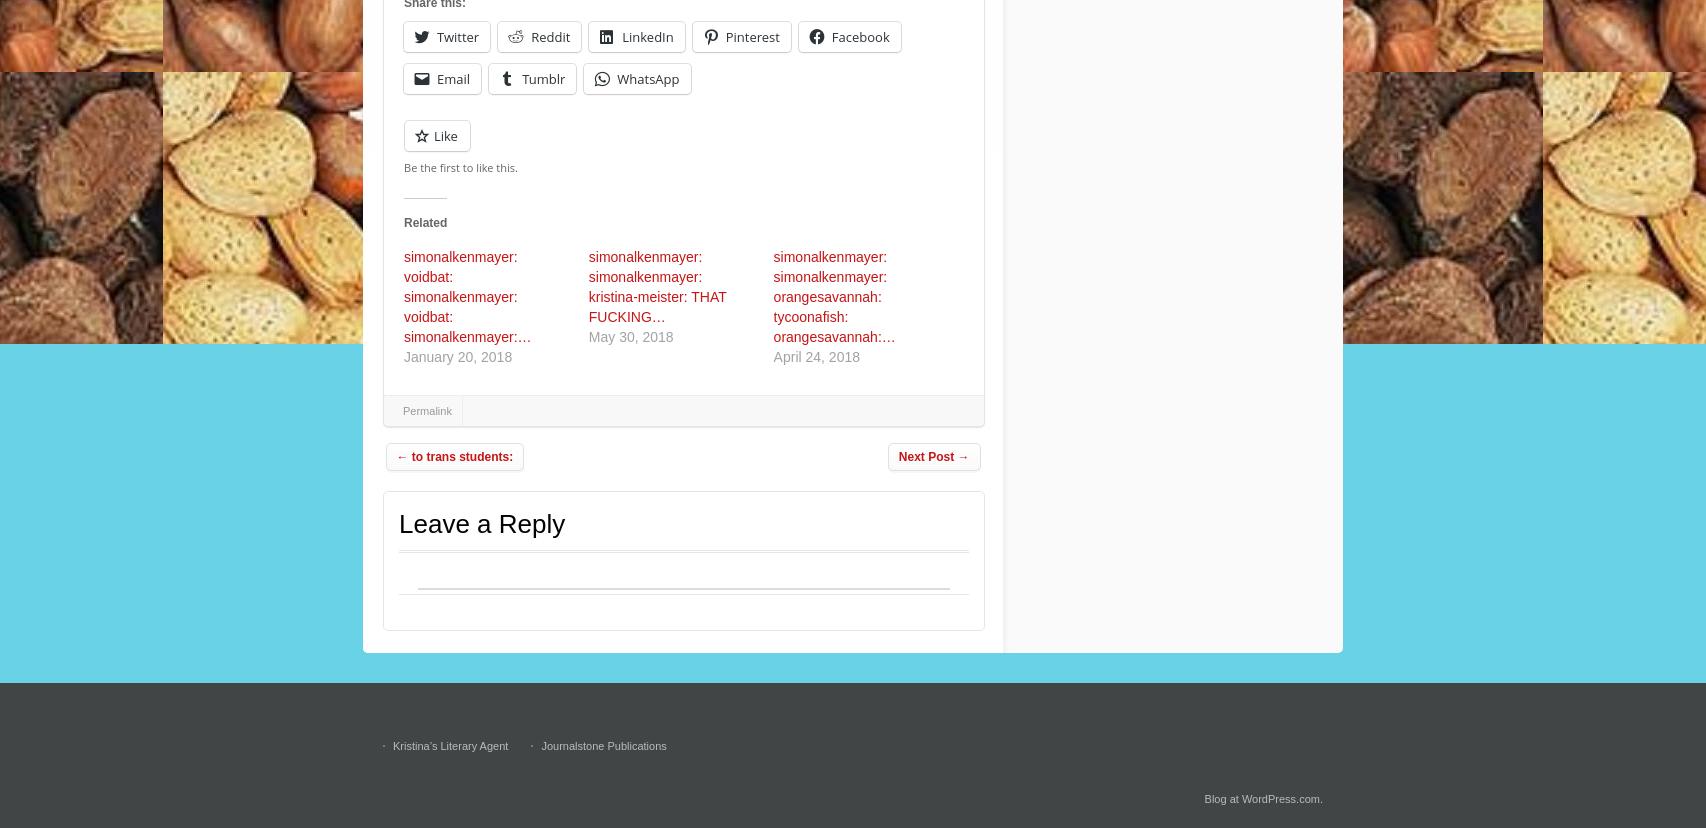  What do you see at coordinates (1263, 798) in the screenshot?
I see `'Blog at WordPress.com.'` at bounding box center [1263, 798].